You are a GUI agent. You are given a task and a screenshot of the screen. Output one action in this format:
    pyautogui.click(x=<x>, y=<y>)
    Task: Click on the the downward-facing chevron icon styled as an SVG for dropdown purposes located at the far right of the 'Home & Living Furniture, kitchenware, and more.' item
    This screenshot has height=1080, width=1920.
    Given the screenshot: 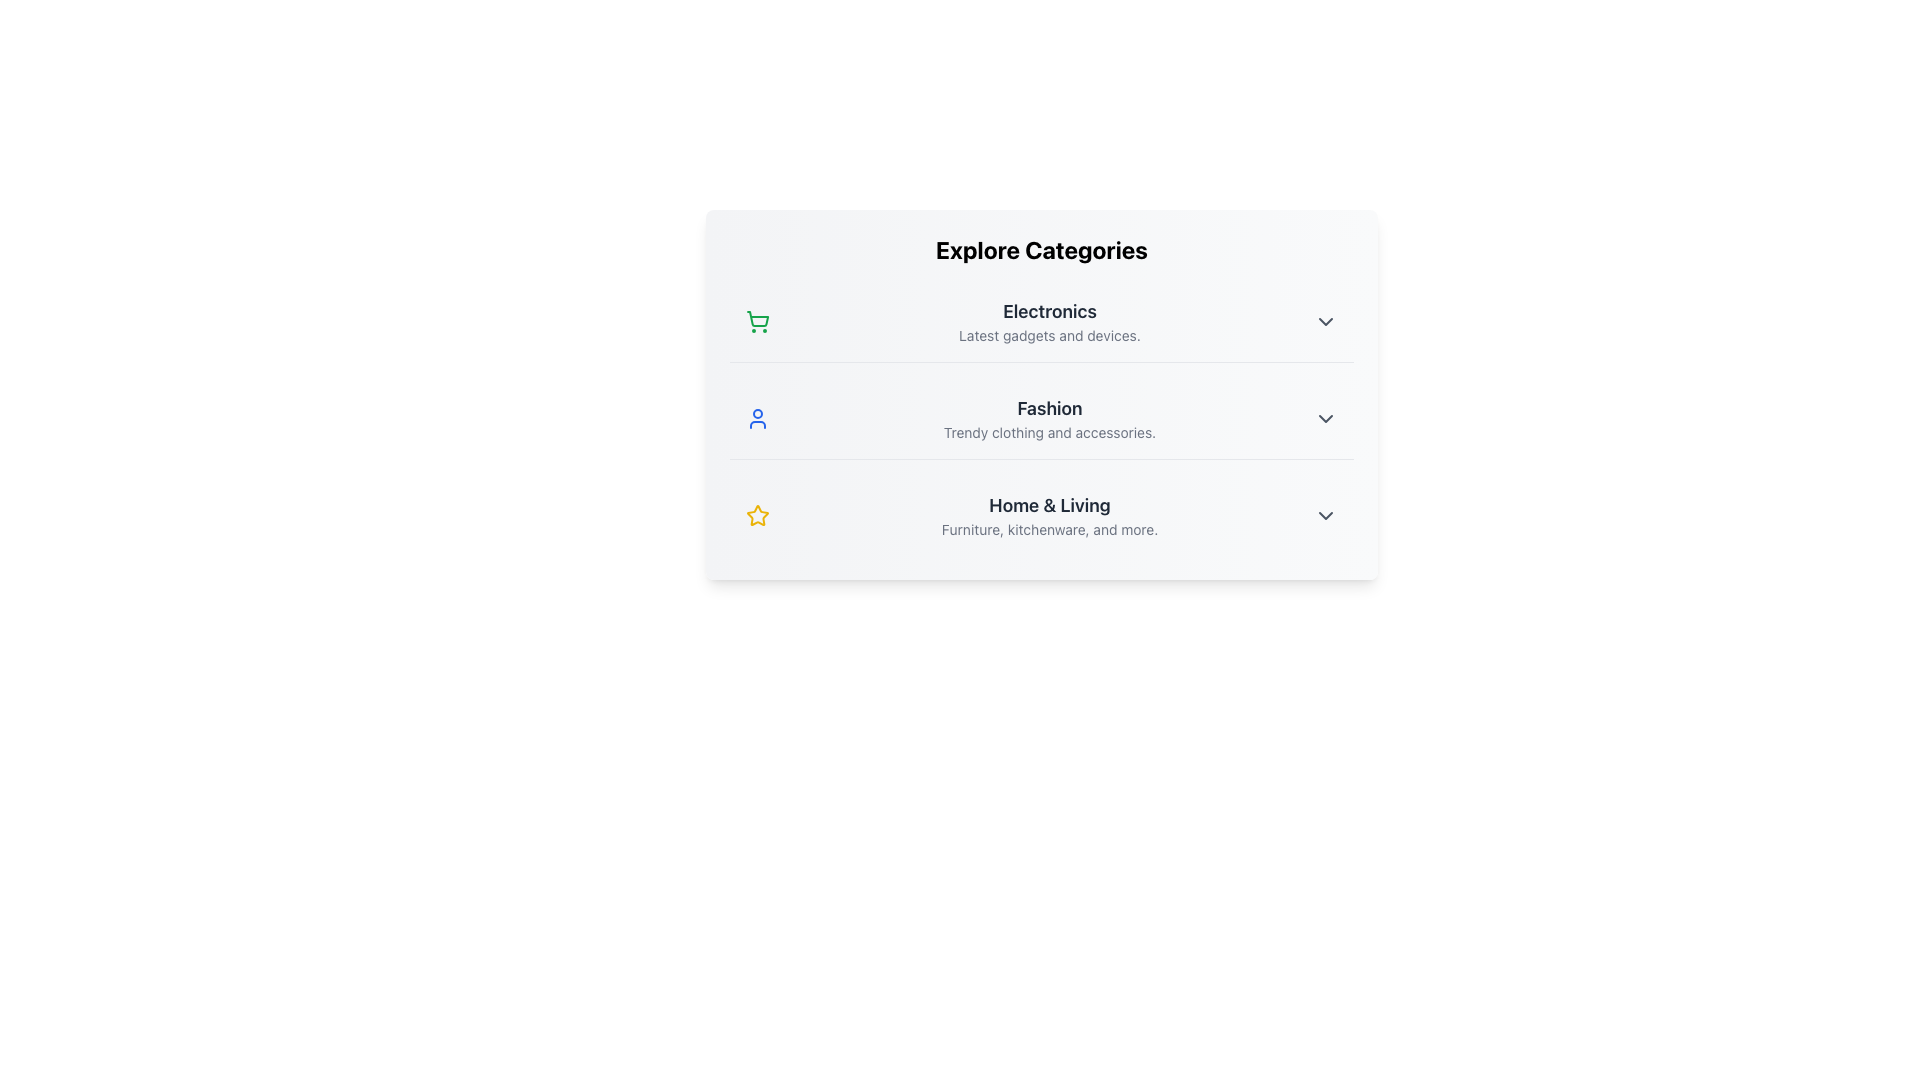 What is the action you would take?
    pyautogui.click(x=1325, y=515)
    